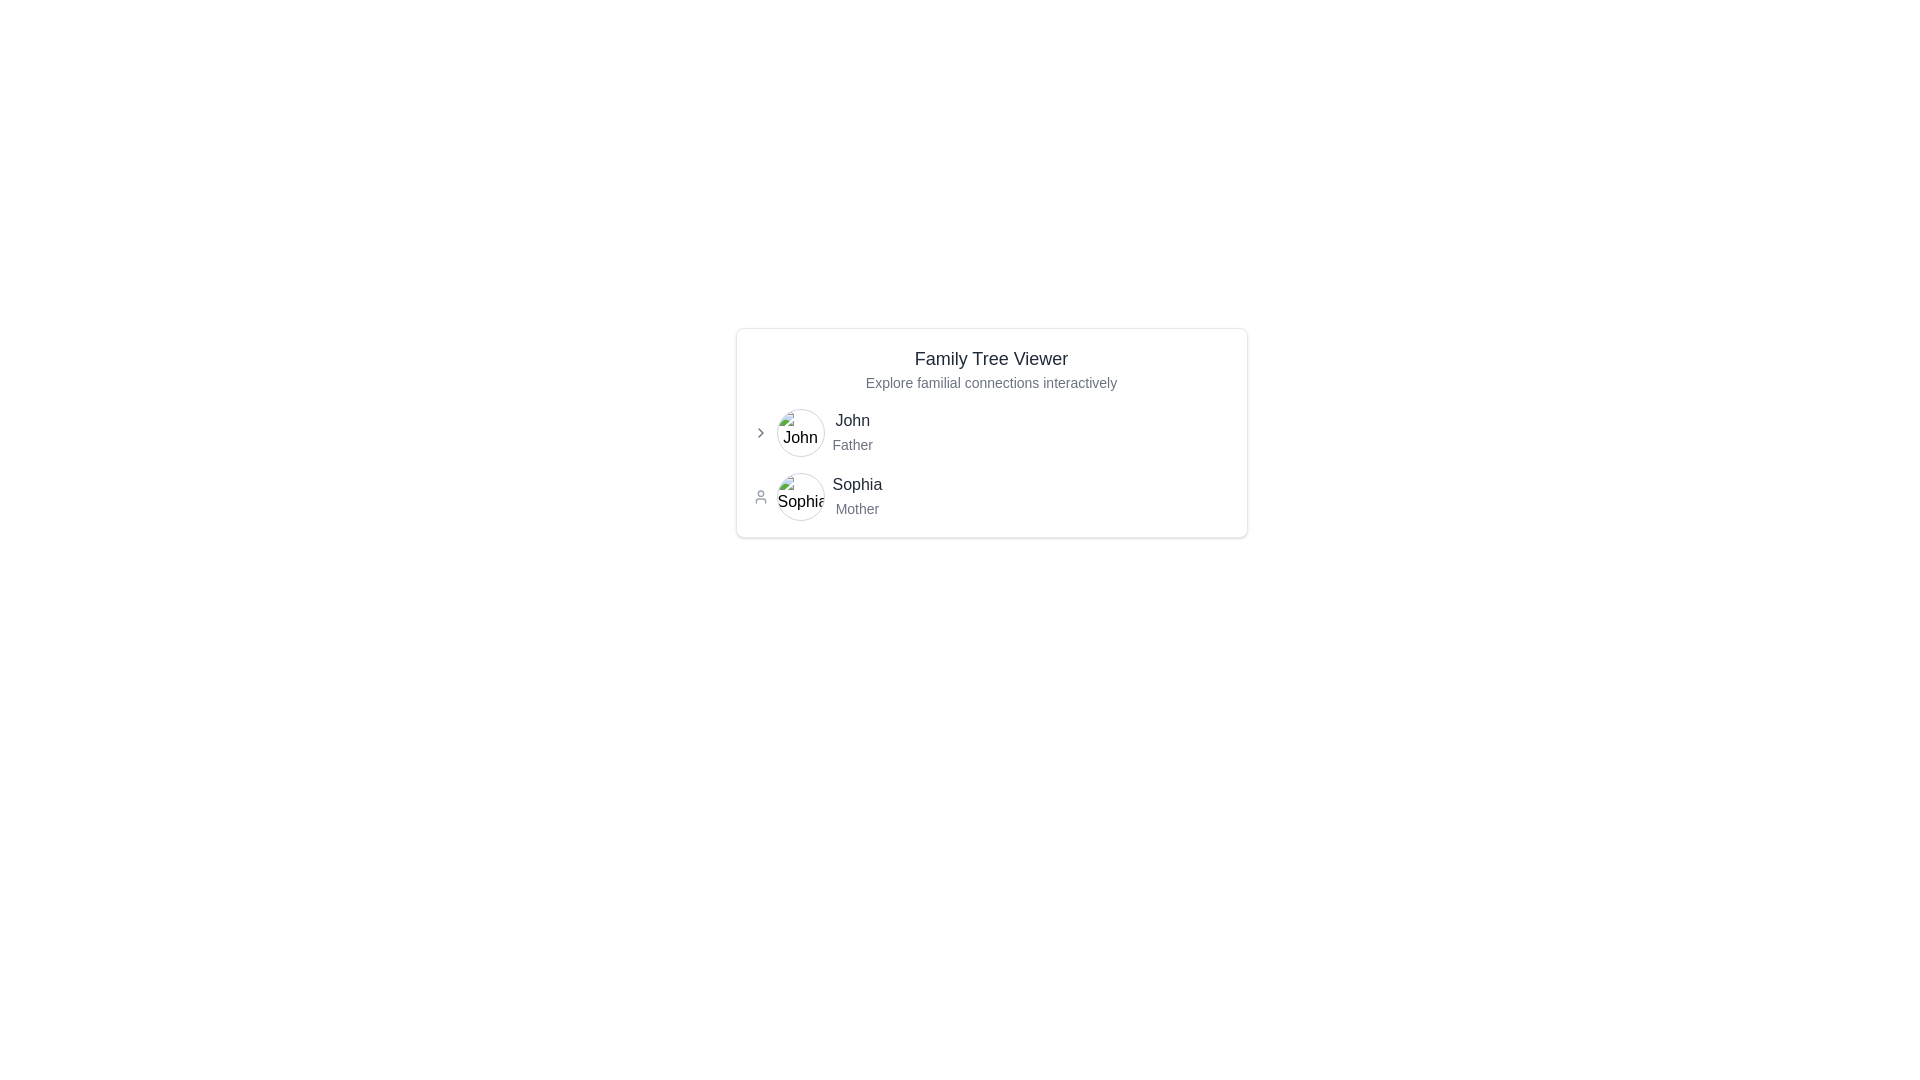  What do you see at coordinates (991, 382) in the screenshot?
I see `the text label displaying 'Explore familial connections interactively', which is positioned below the title 'Family Tree Viewer'` at bounding box center [991, 382].